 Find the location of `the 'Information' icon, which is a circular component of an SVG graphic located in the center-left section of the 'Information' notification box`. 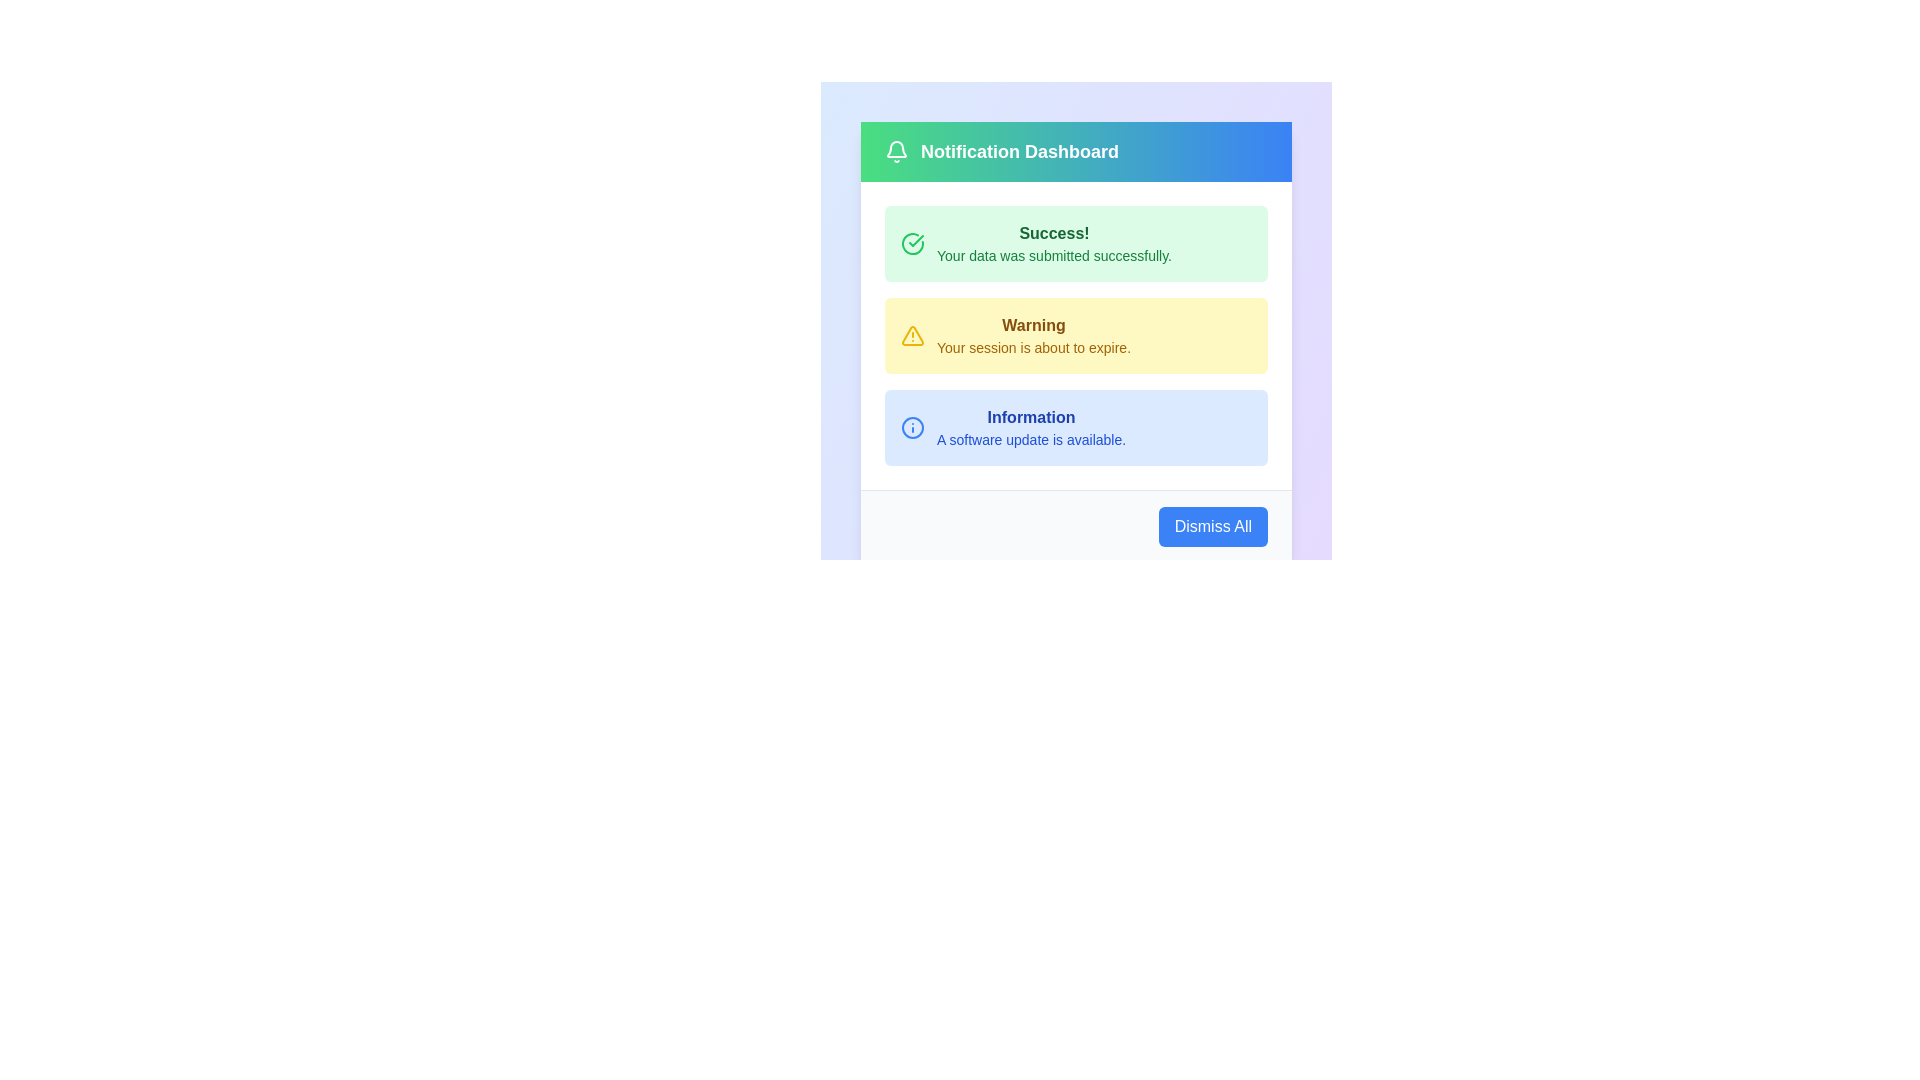

the 'Information' icon, which is a circular component of an SVG graphic located in the center-left section of the 'Information' notification box is located at coordinates (911, 427).